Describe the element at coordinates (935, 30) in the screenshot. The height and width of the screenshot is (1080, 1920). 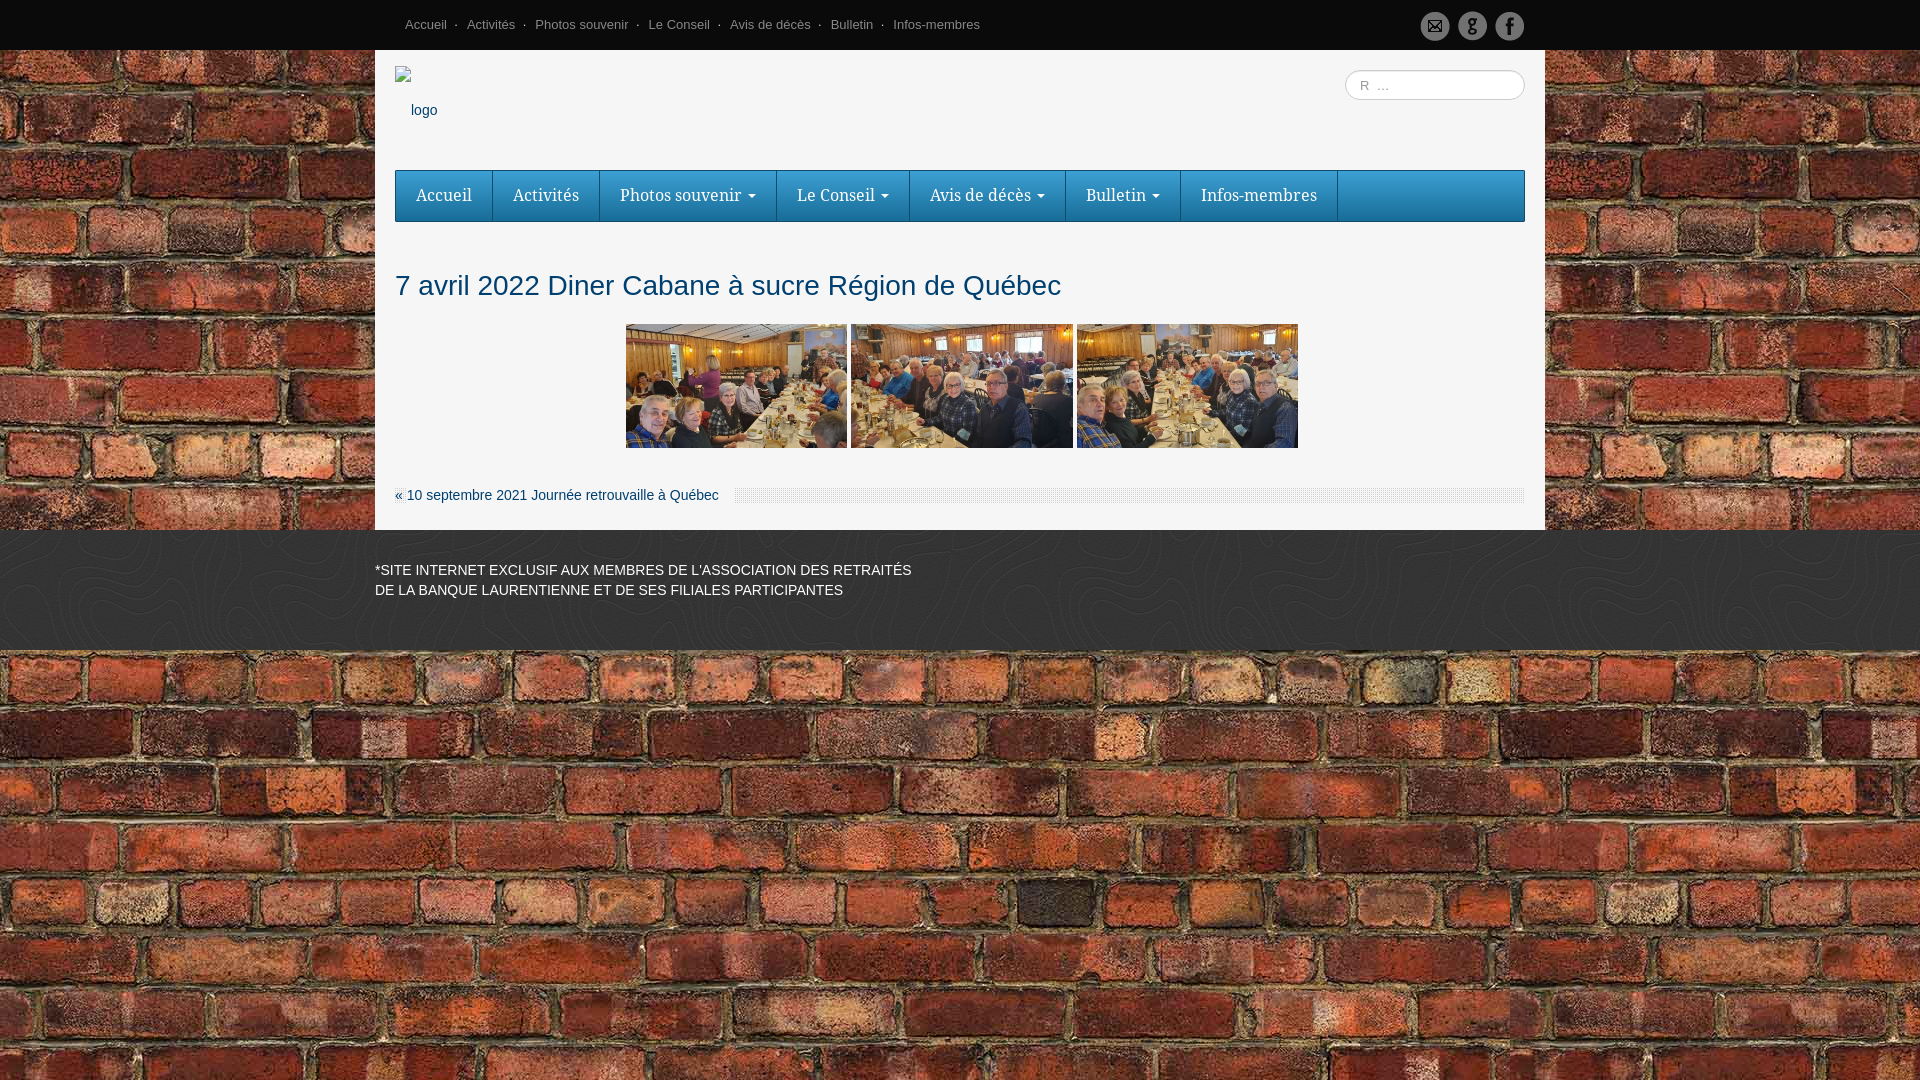
I see `'Infos-membres'` at that location.